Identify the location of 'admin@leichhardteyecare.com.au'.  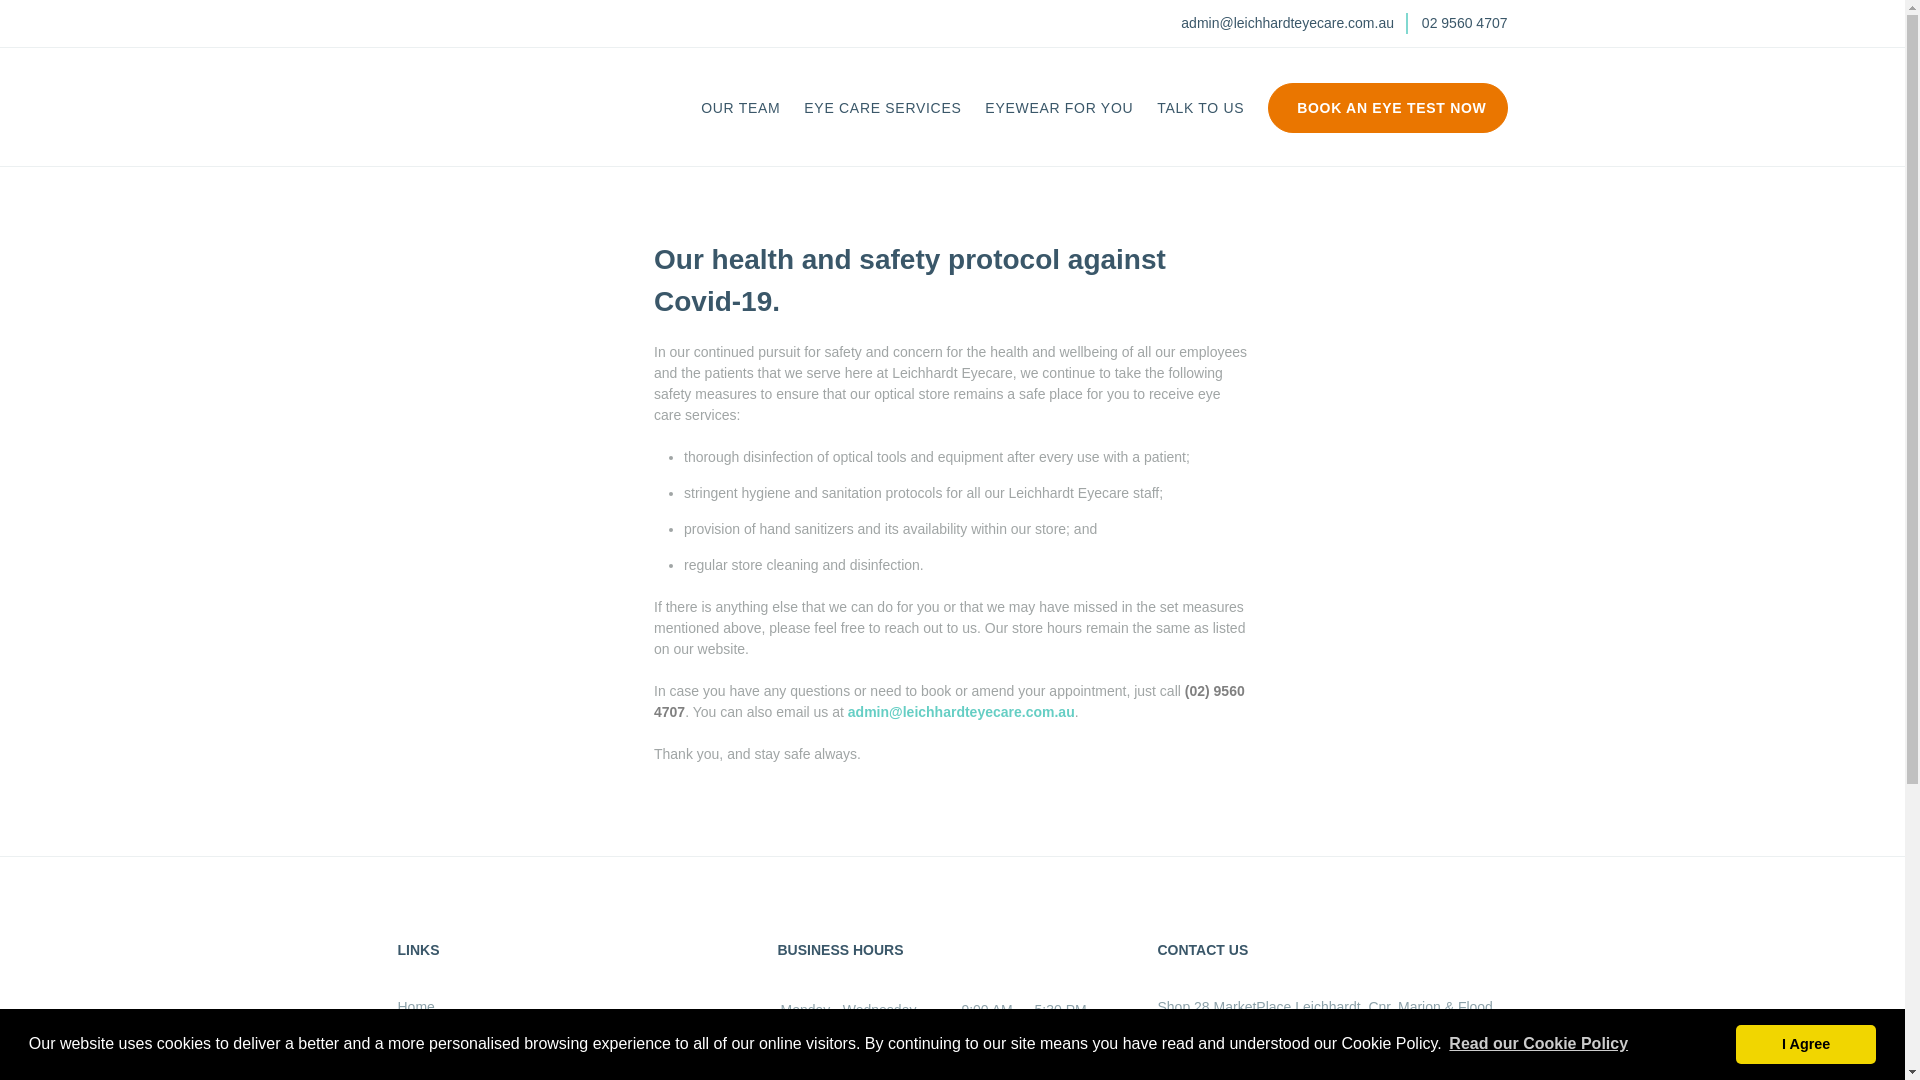
(961, 711).